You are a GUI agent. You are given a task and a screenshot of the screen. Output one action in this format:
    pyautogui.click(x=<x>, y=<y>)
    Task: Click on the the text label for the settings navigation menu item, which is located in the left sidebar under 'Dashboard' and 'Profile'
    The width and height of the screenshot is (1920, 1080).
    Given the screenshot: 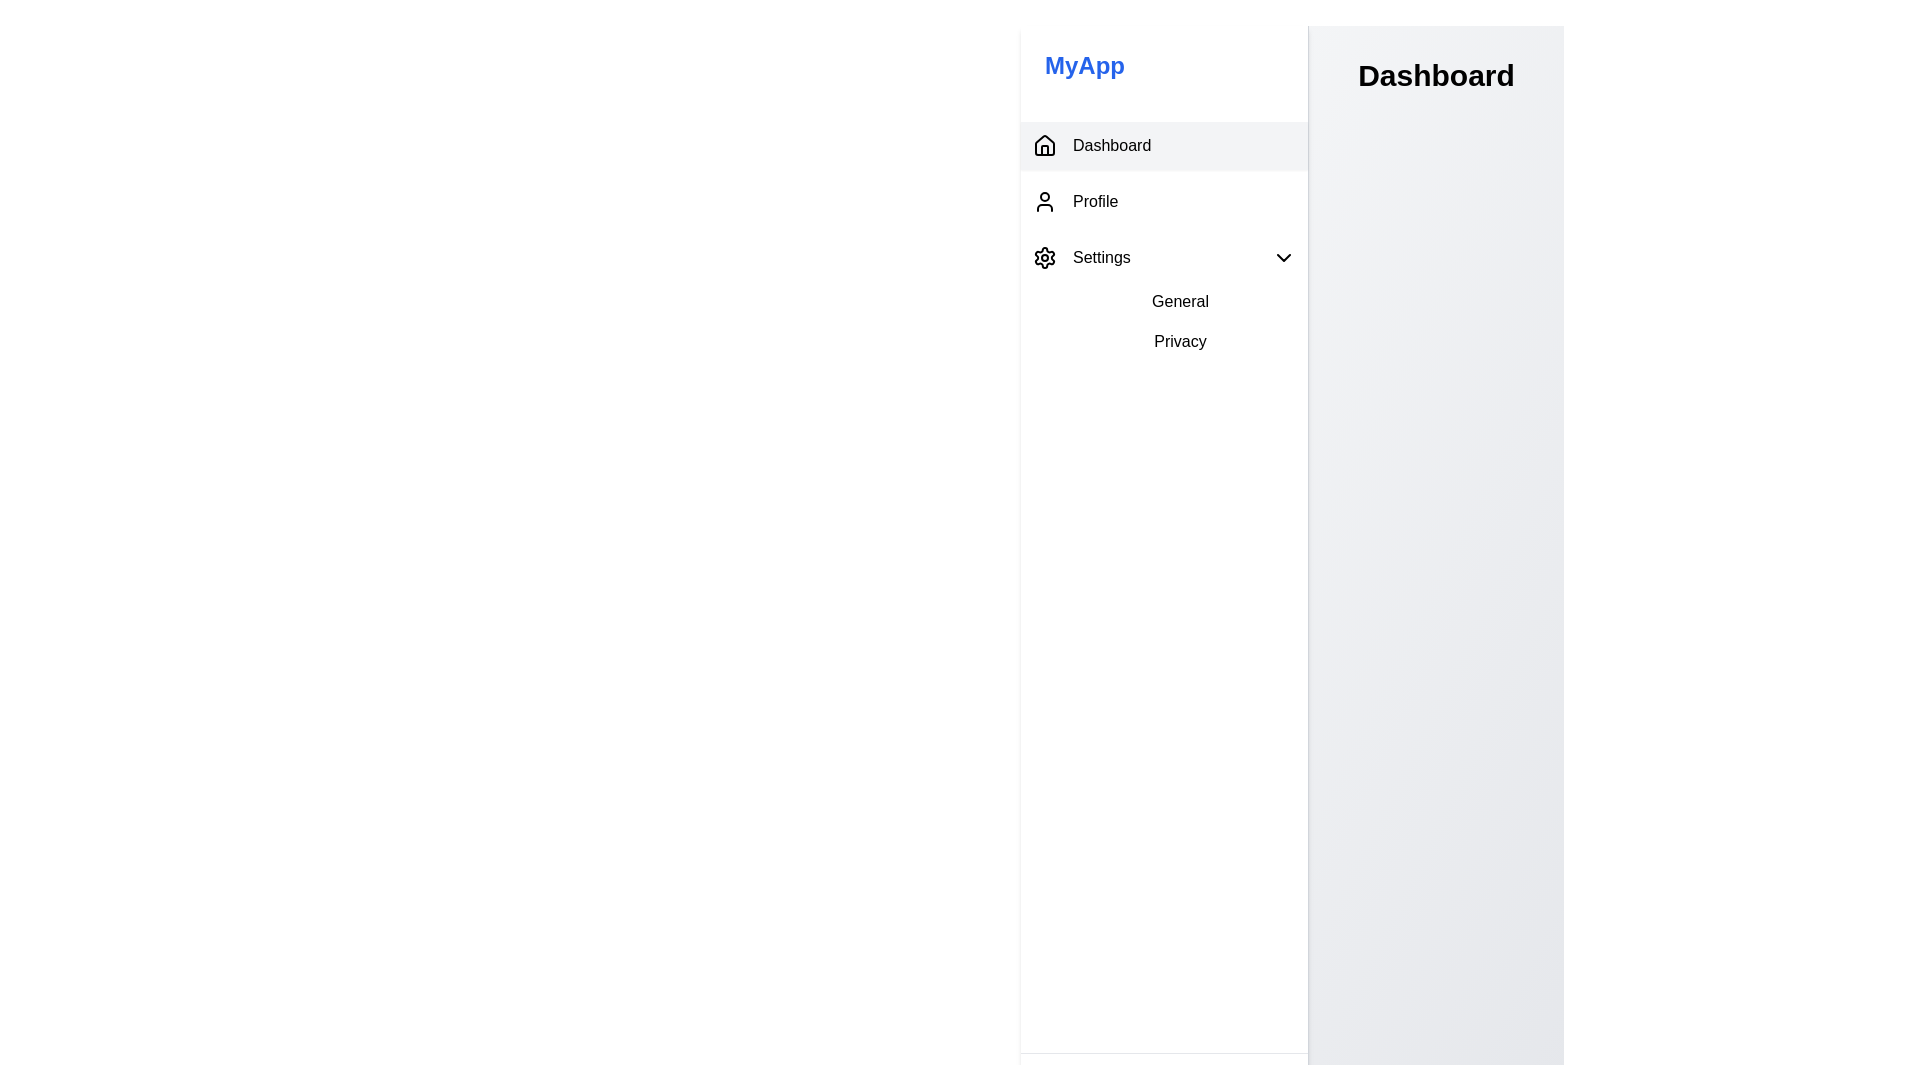 What is the action you would take?
    pyautogui.click(x=1100, y=257)
    